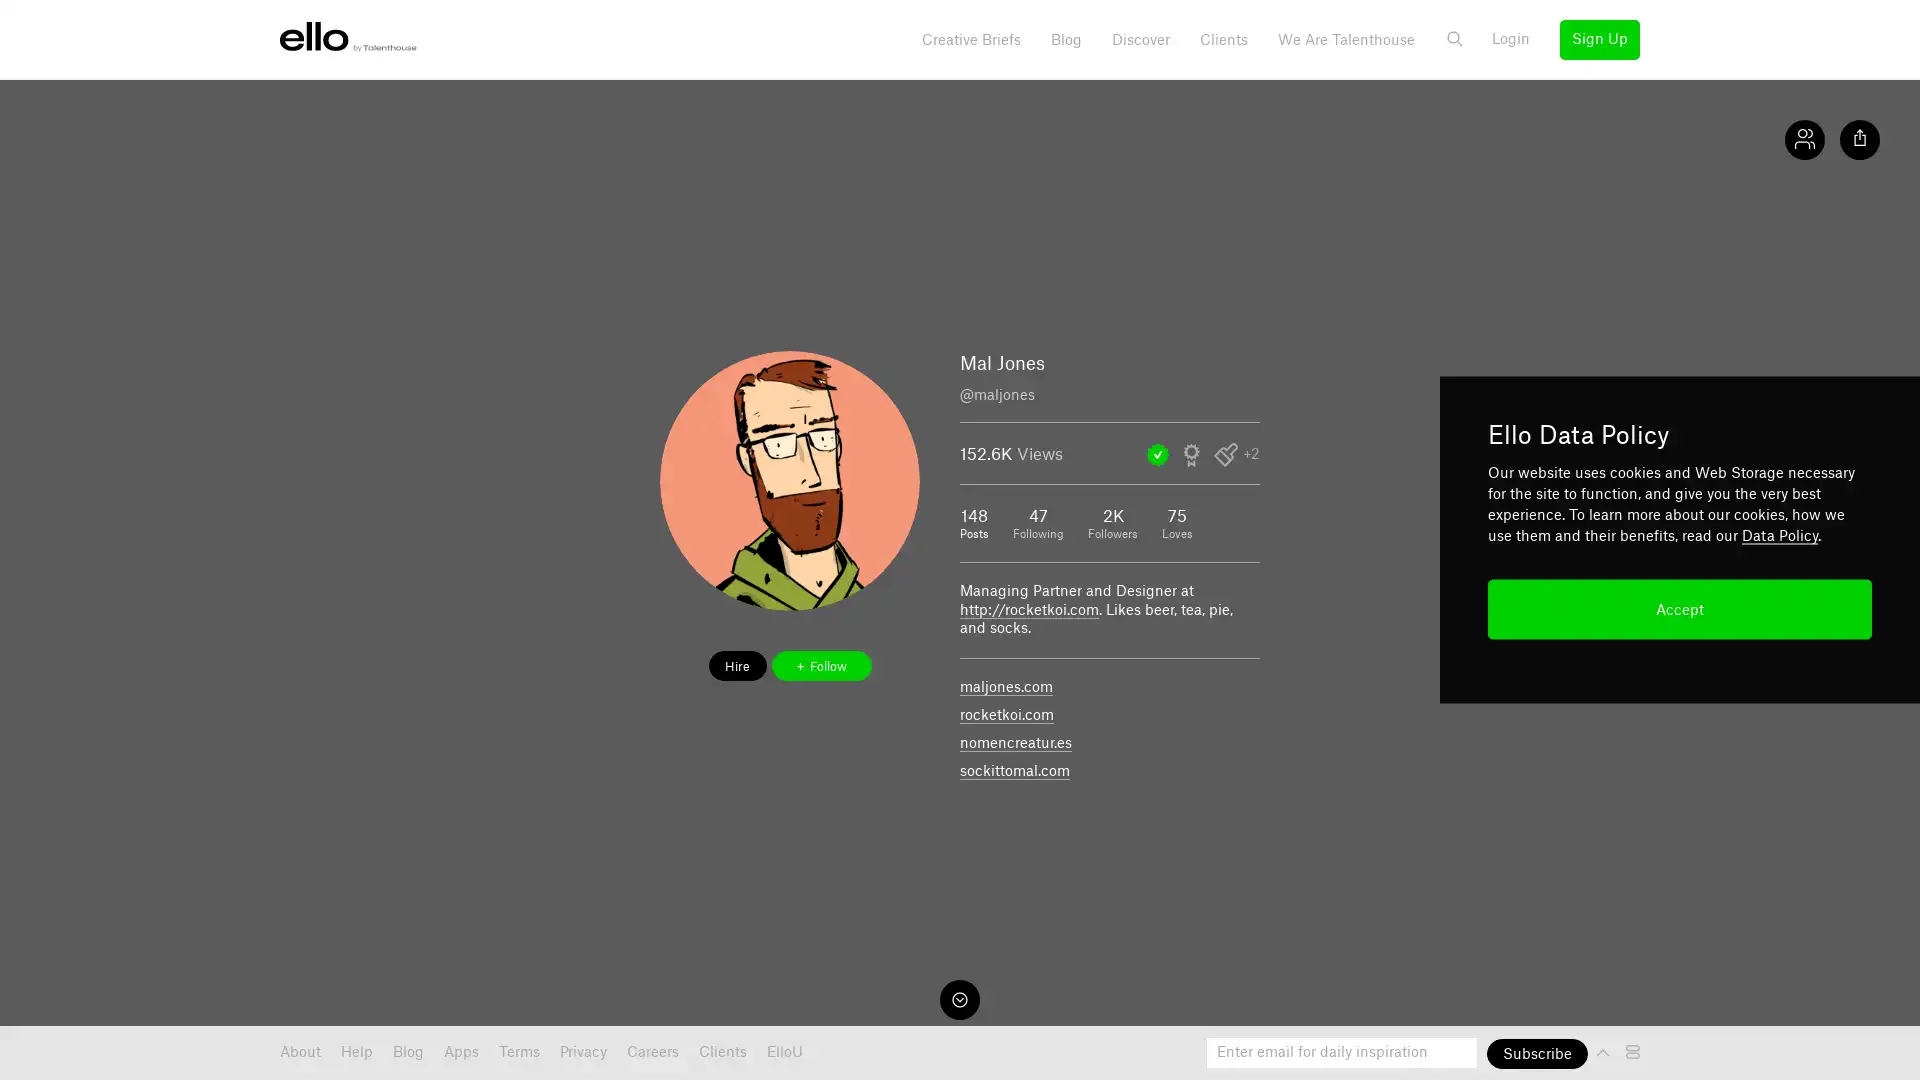  I want to click on Invite Selected Artist, so click(1191, 455).